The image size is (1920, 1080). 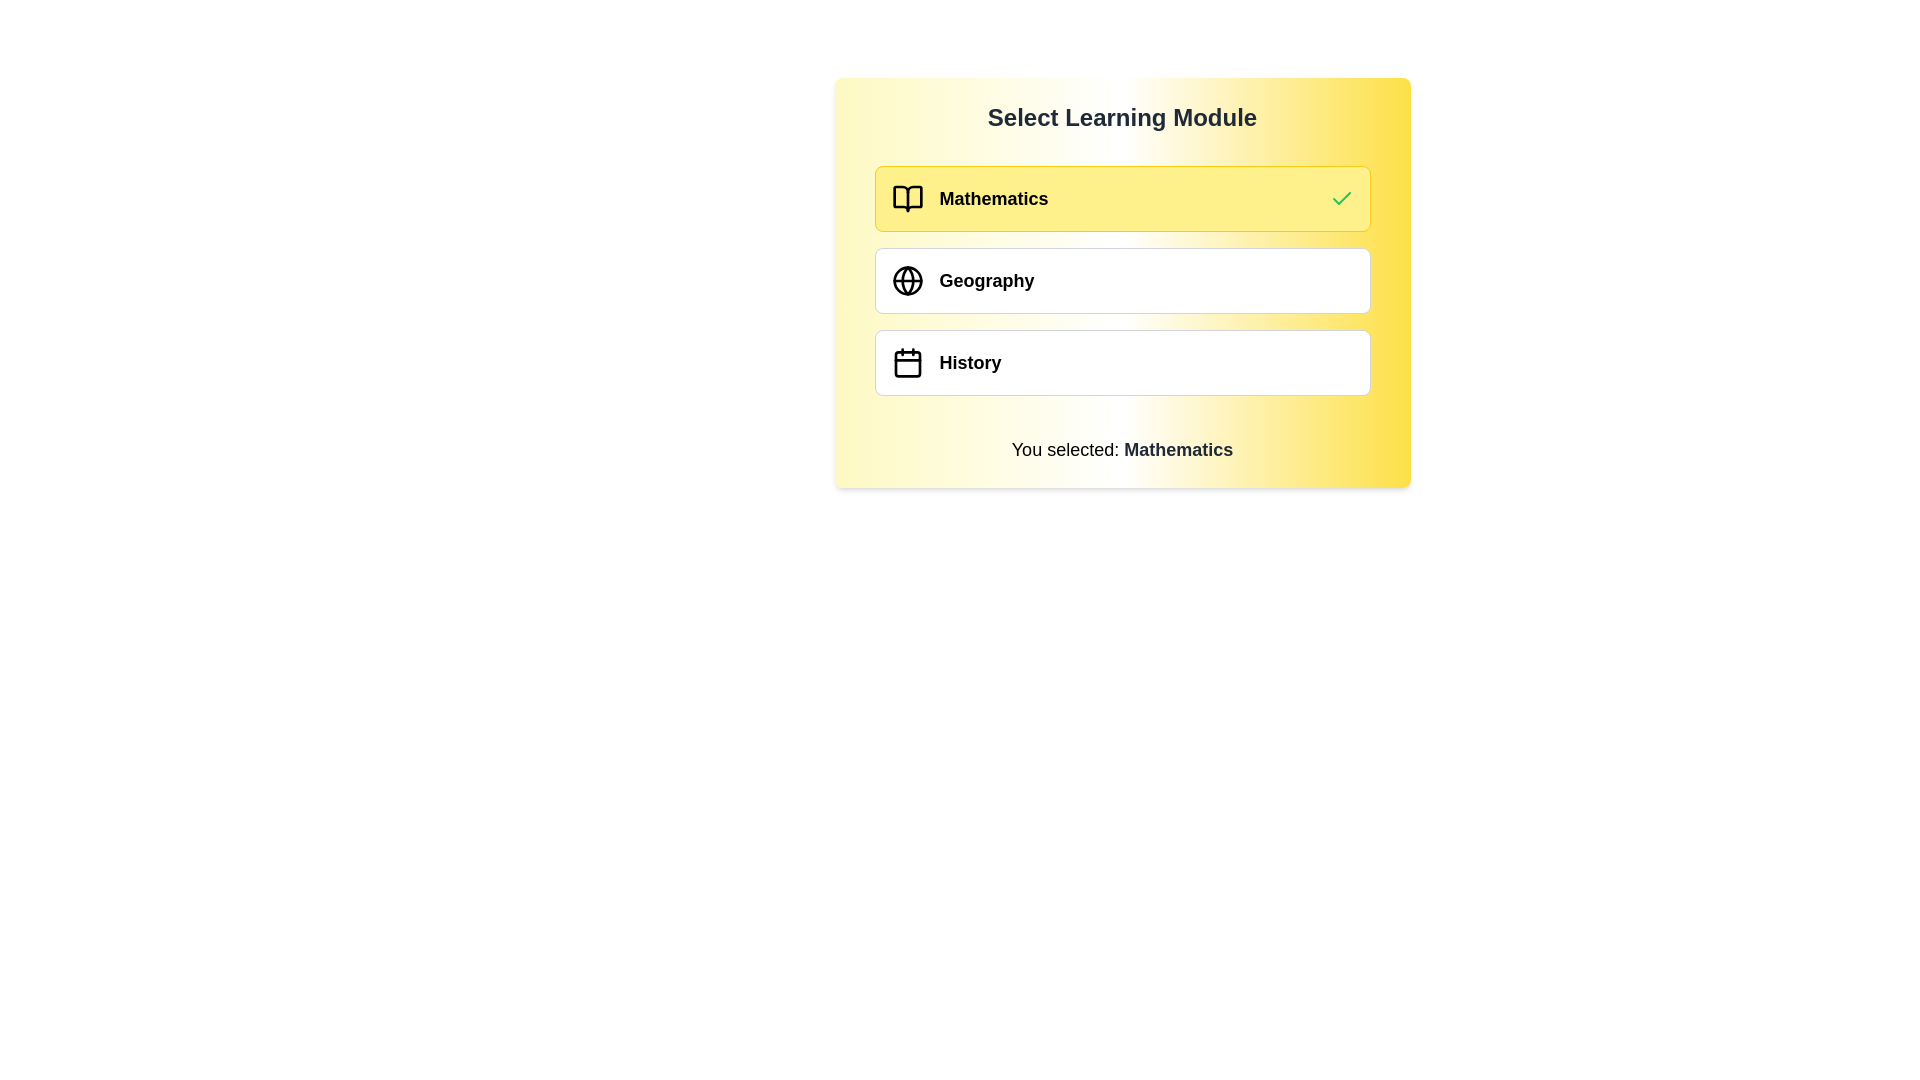 I want to click on the 'Mathematics' text label which is displayed in a bold font within a yellow-highlighted card, located between an open book icon and a green check mark icon, so click(x=993, y=199).